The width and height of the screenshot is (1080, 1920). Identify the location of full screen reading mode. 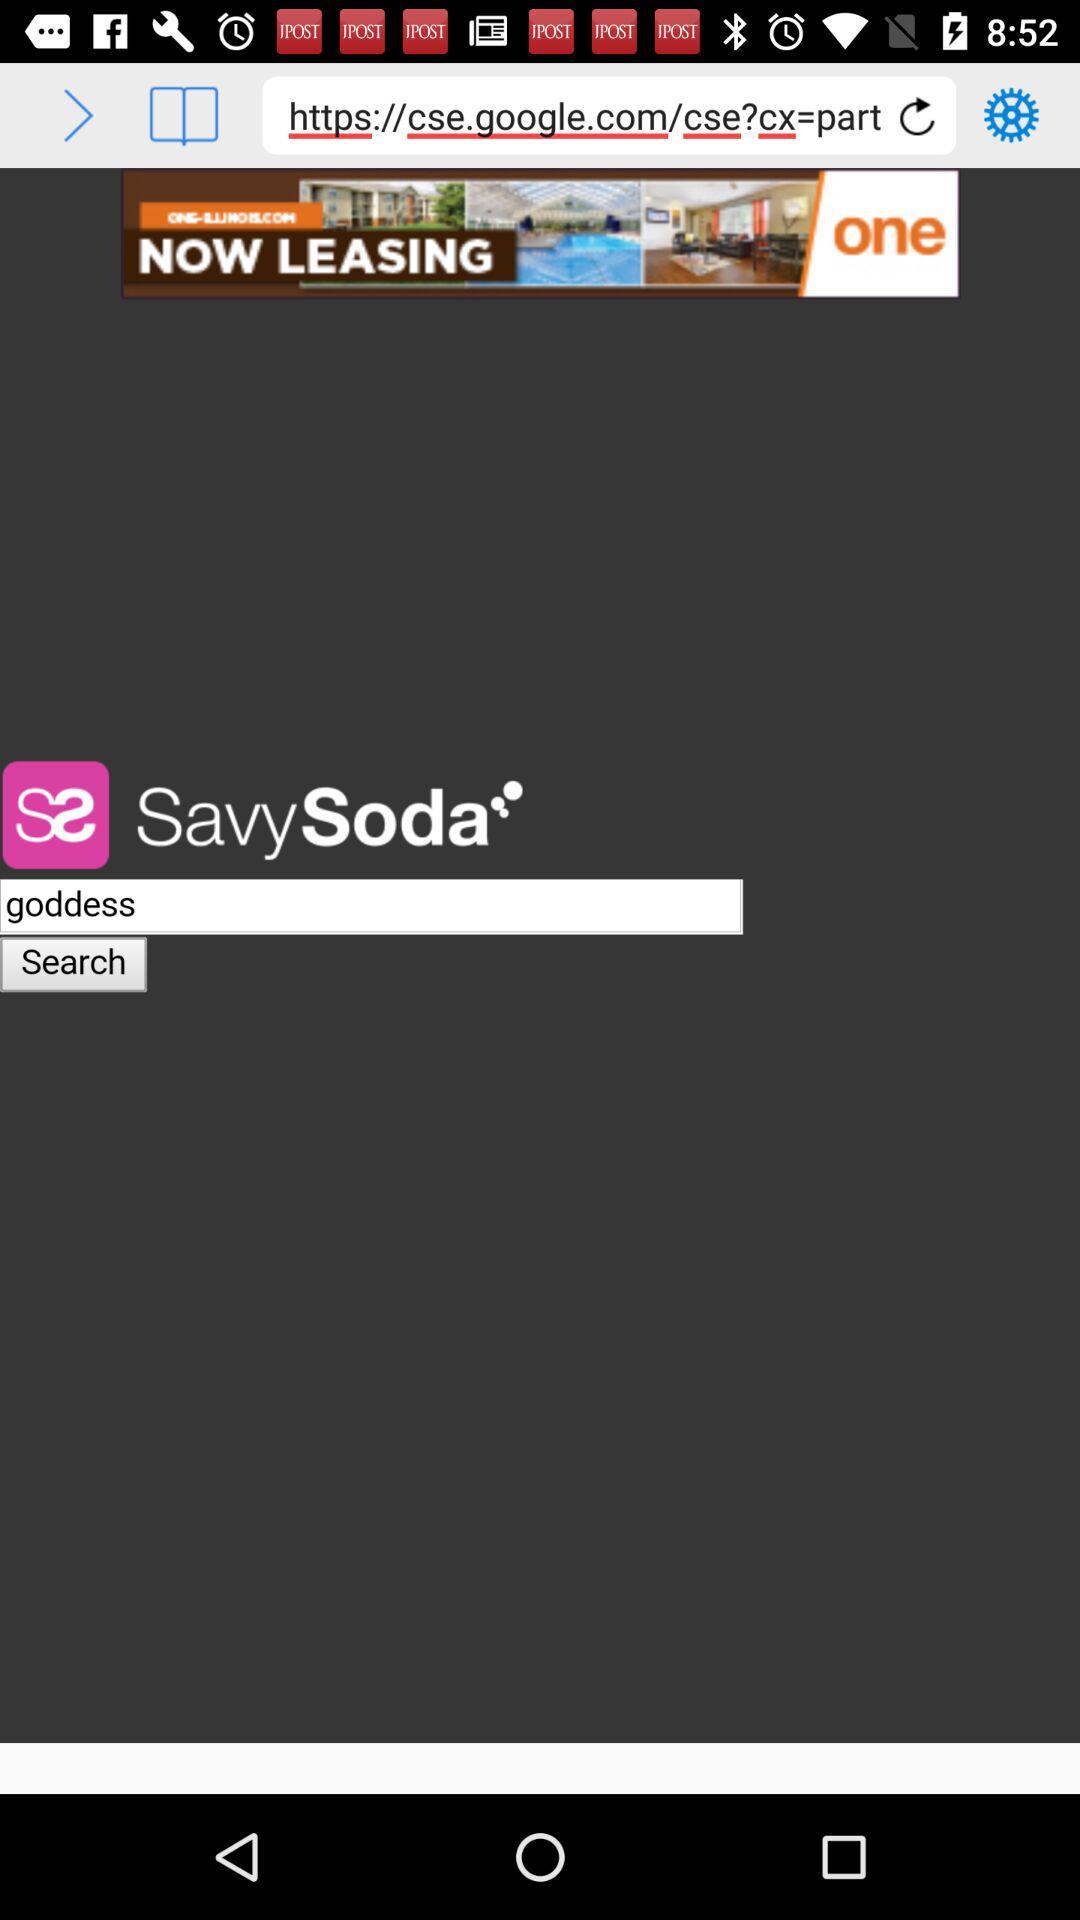
(183, 114).